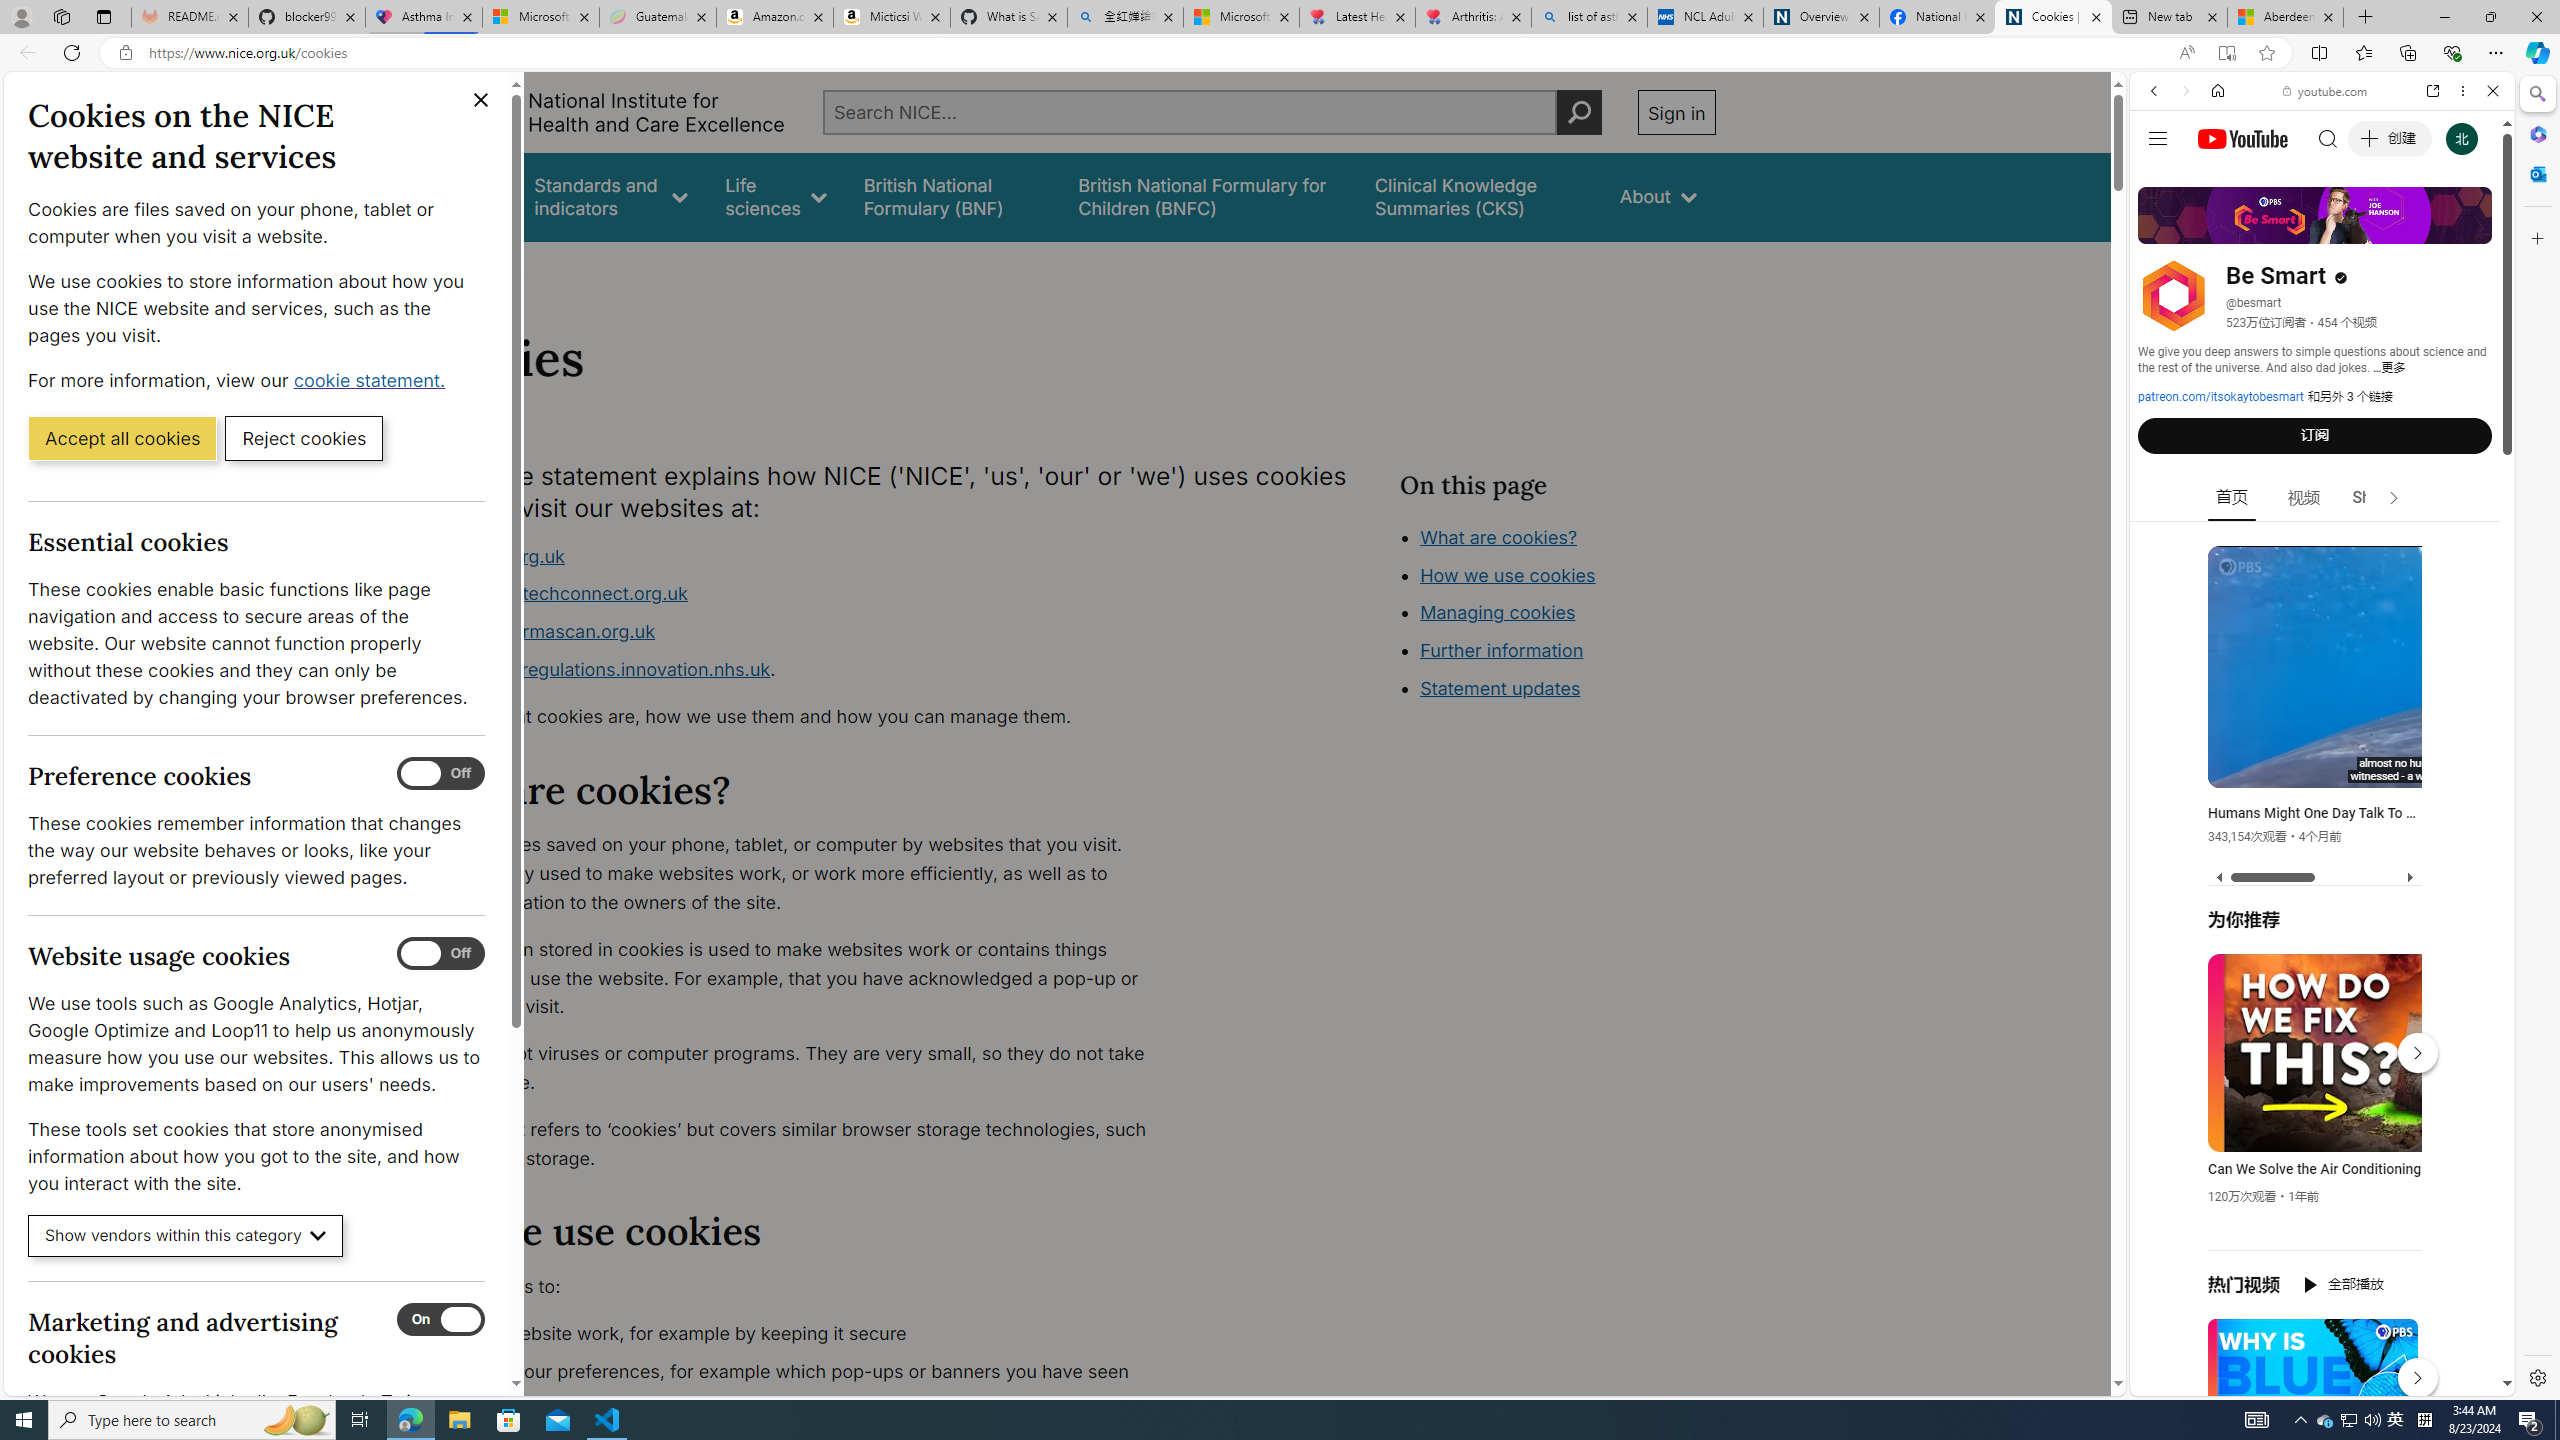 The width and height of the screenshot is (2560, 1440). I want to click on 'Search the web', so click(2331, 137).